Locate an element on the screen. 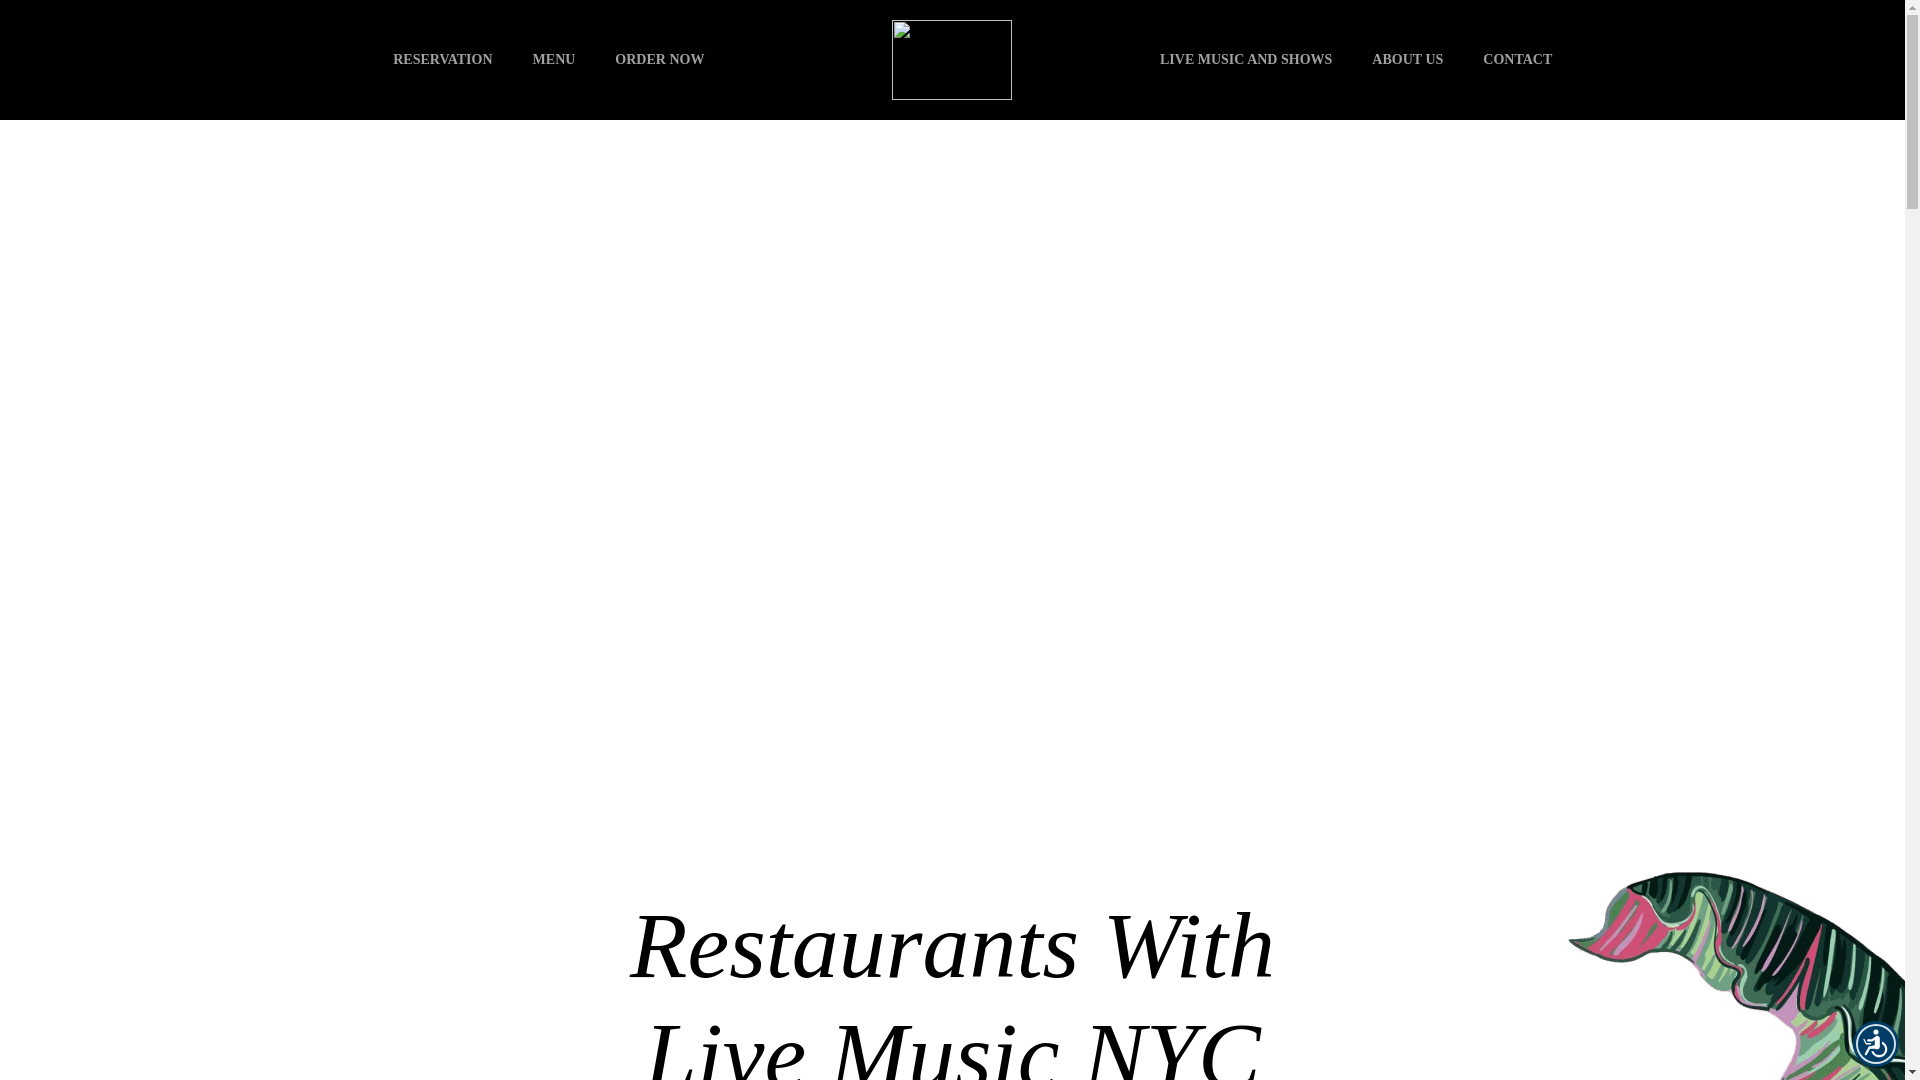 The height and width of the screenshot is (1080, 1920). 'ABOUT US' is located at coordinates (1406, 59).